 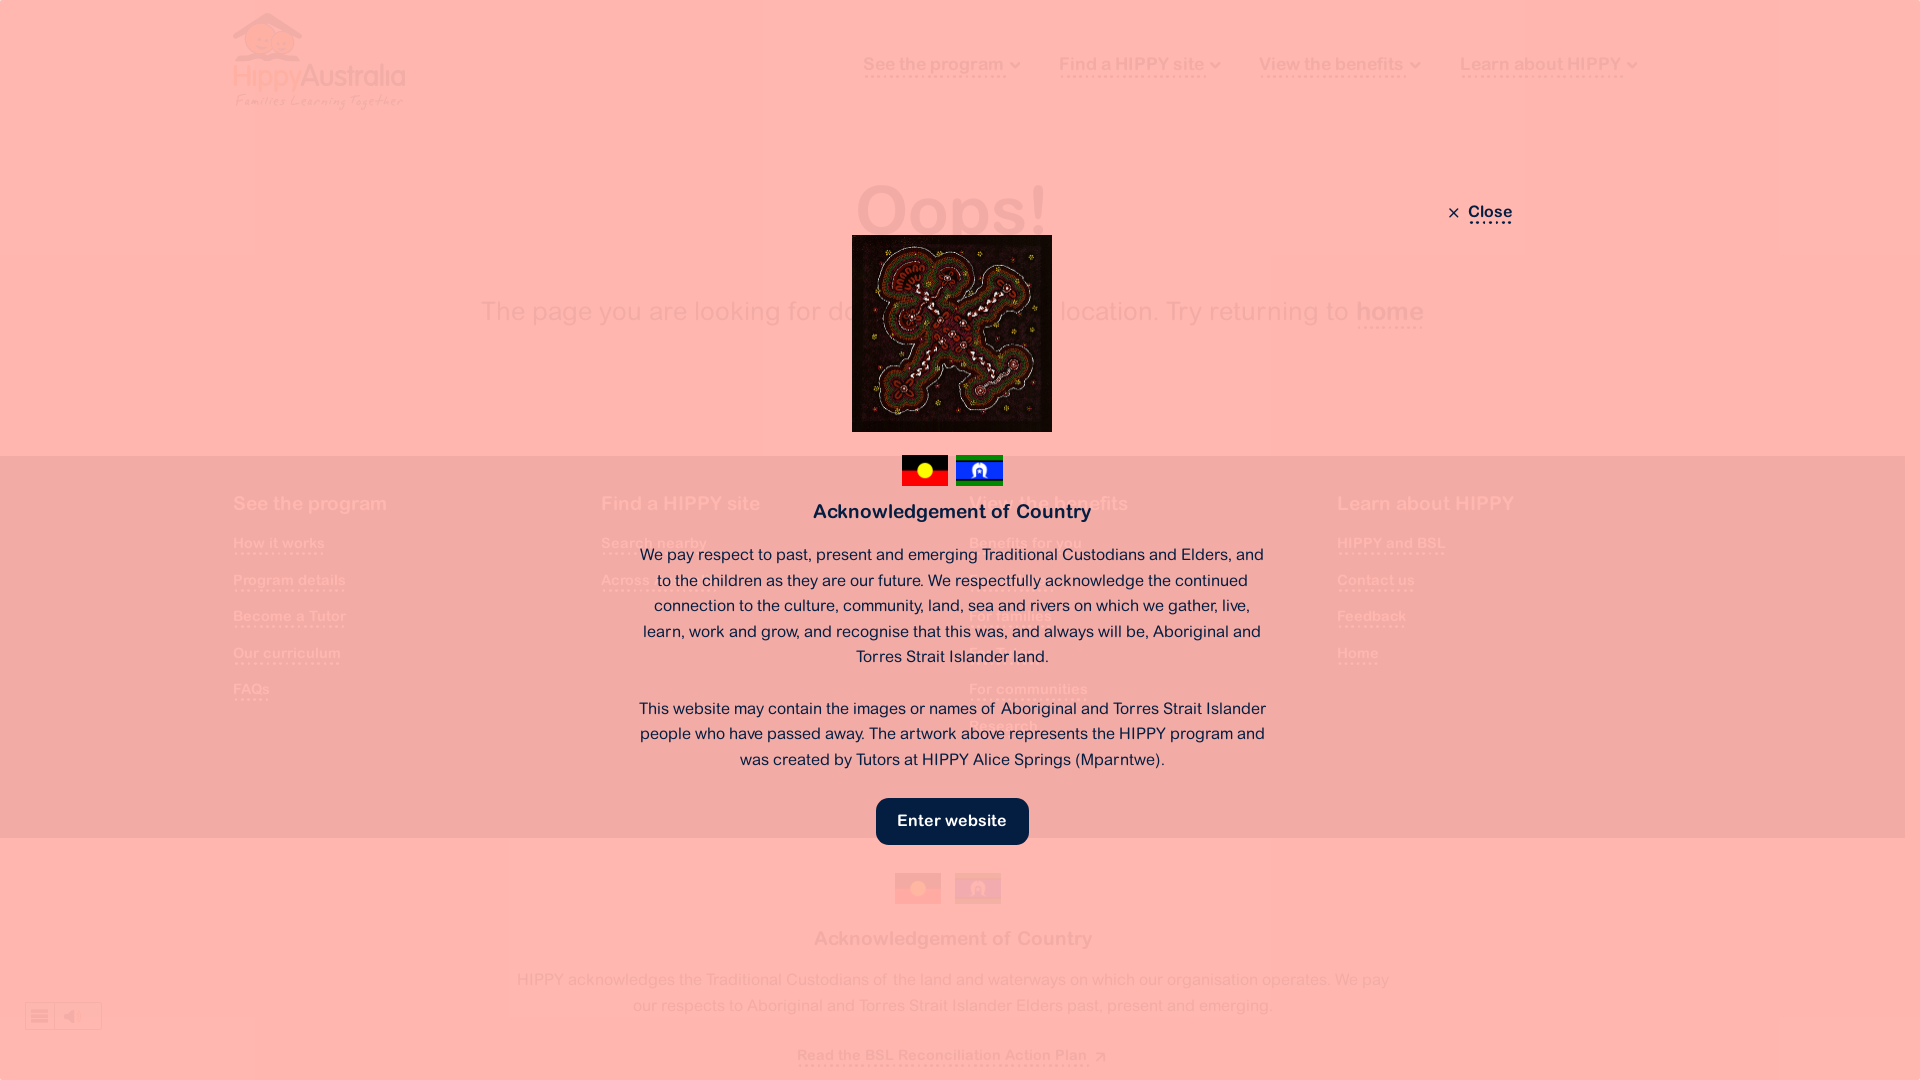 I want to click on 'Find a HIPPY site', so click(x=1140, y=63).